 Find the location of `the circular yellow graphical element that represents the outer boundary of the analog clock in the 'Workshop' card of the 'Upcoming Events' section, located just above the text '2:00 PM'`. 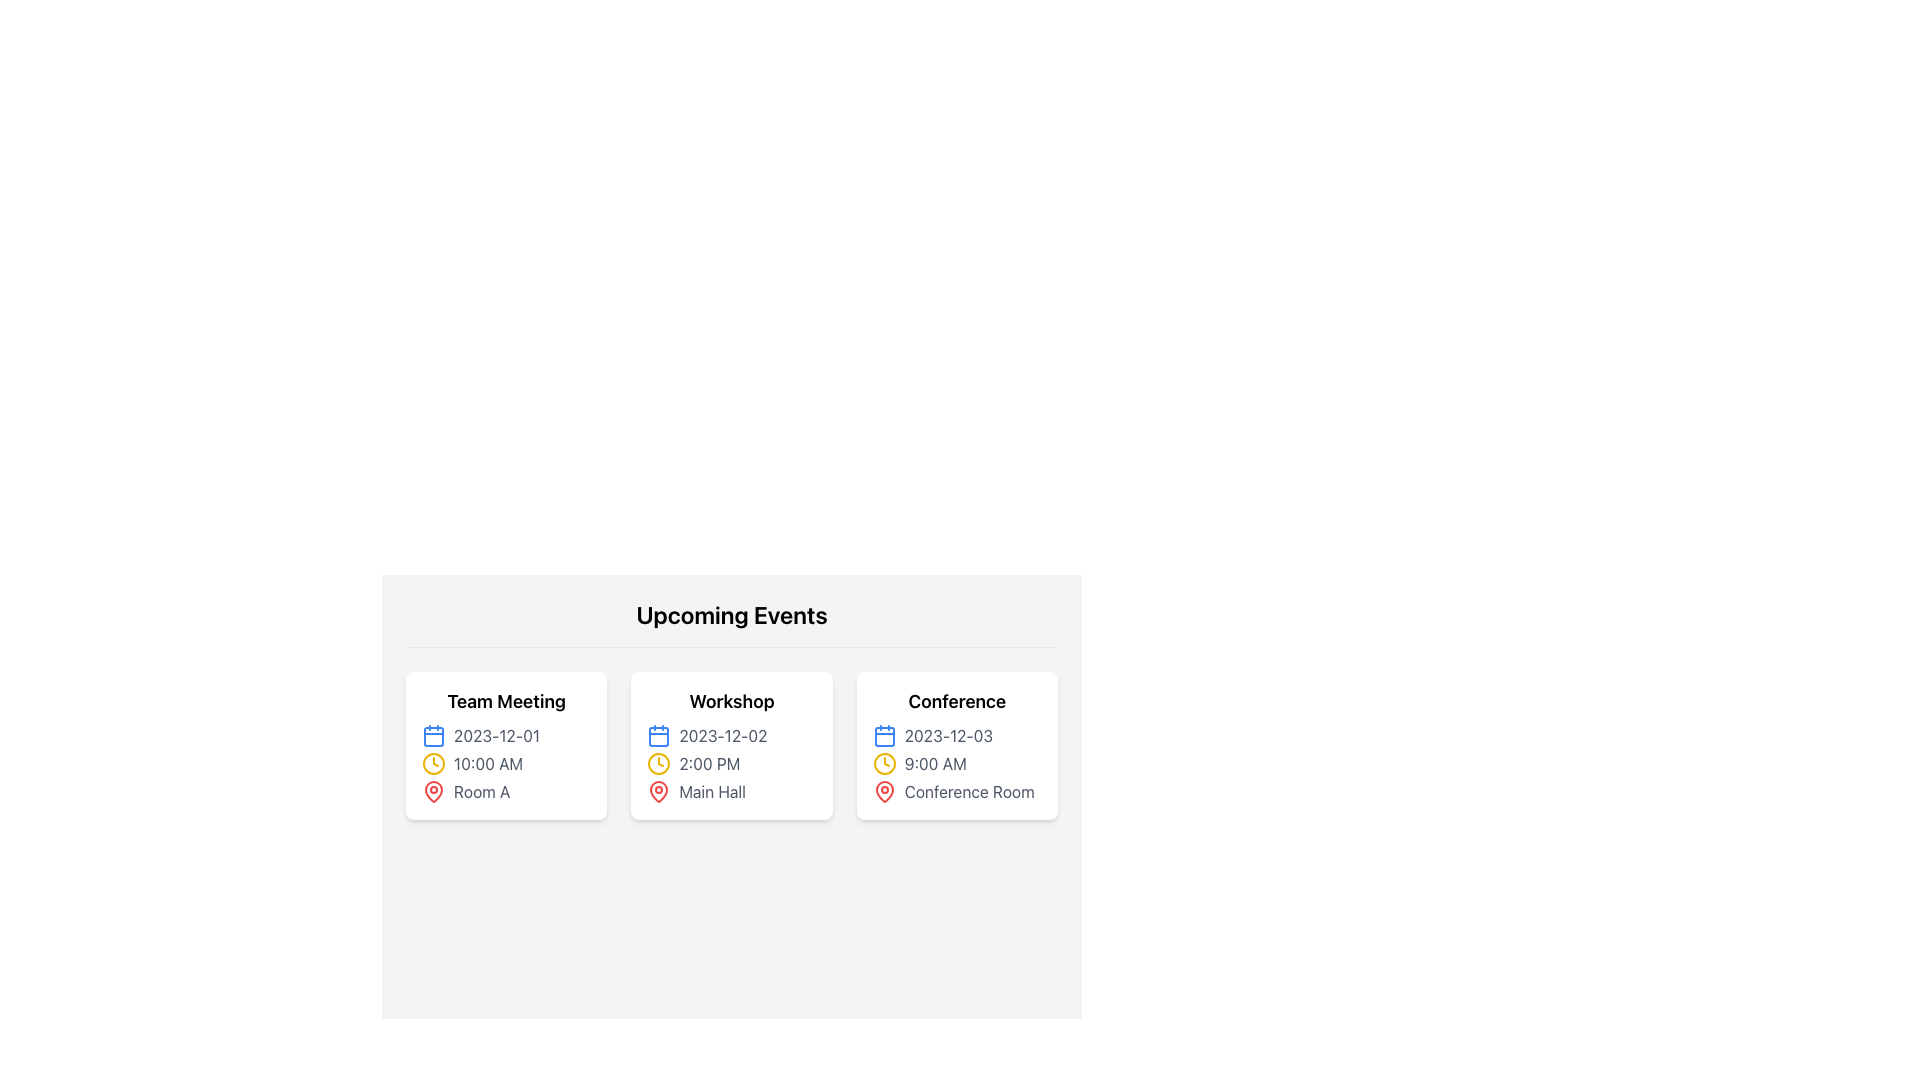

the circular yellow graphical element that represents the outer boundary of the analog clock in the 'Workshop' card of the 'Upcoming Events' section, located just above the text '2:00 PM' is located at coordinates (883, 763).